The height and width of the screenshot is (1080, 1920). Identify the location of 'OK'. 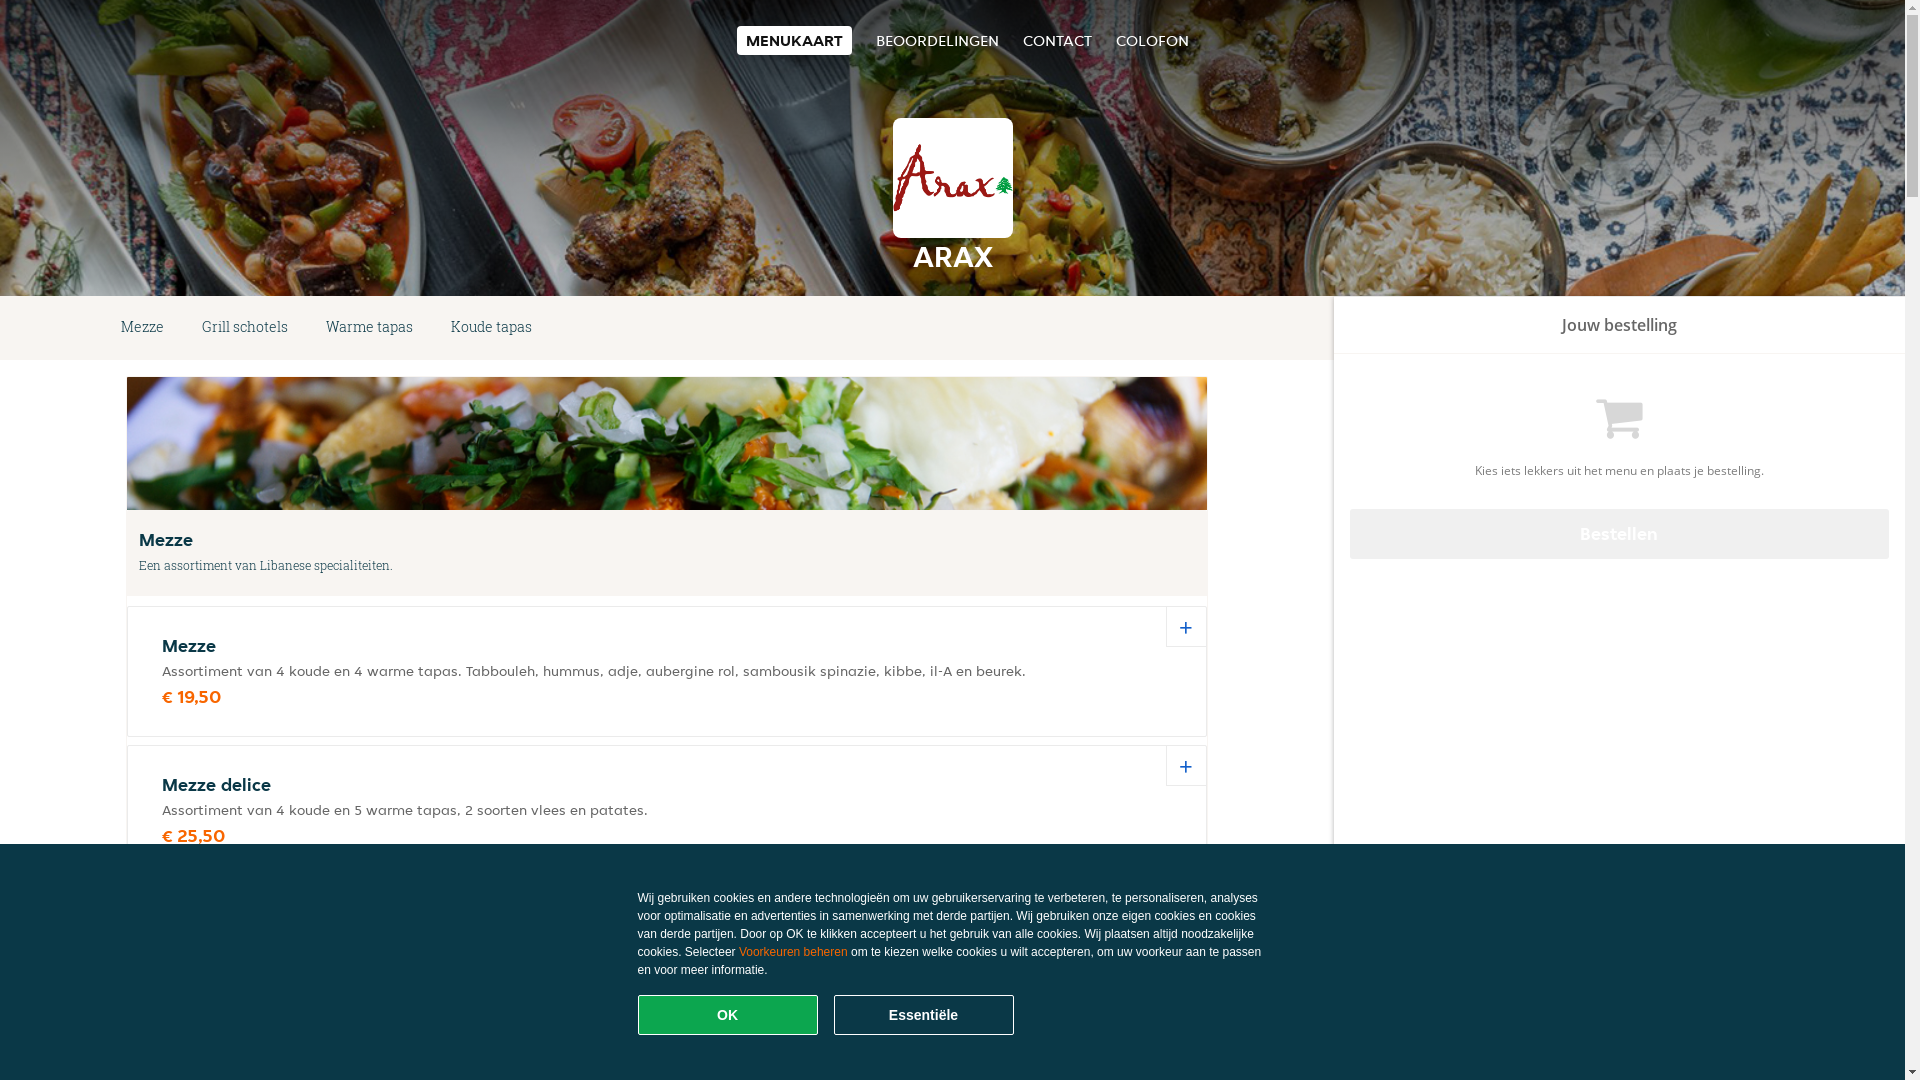
(727, 1014).